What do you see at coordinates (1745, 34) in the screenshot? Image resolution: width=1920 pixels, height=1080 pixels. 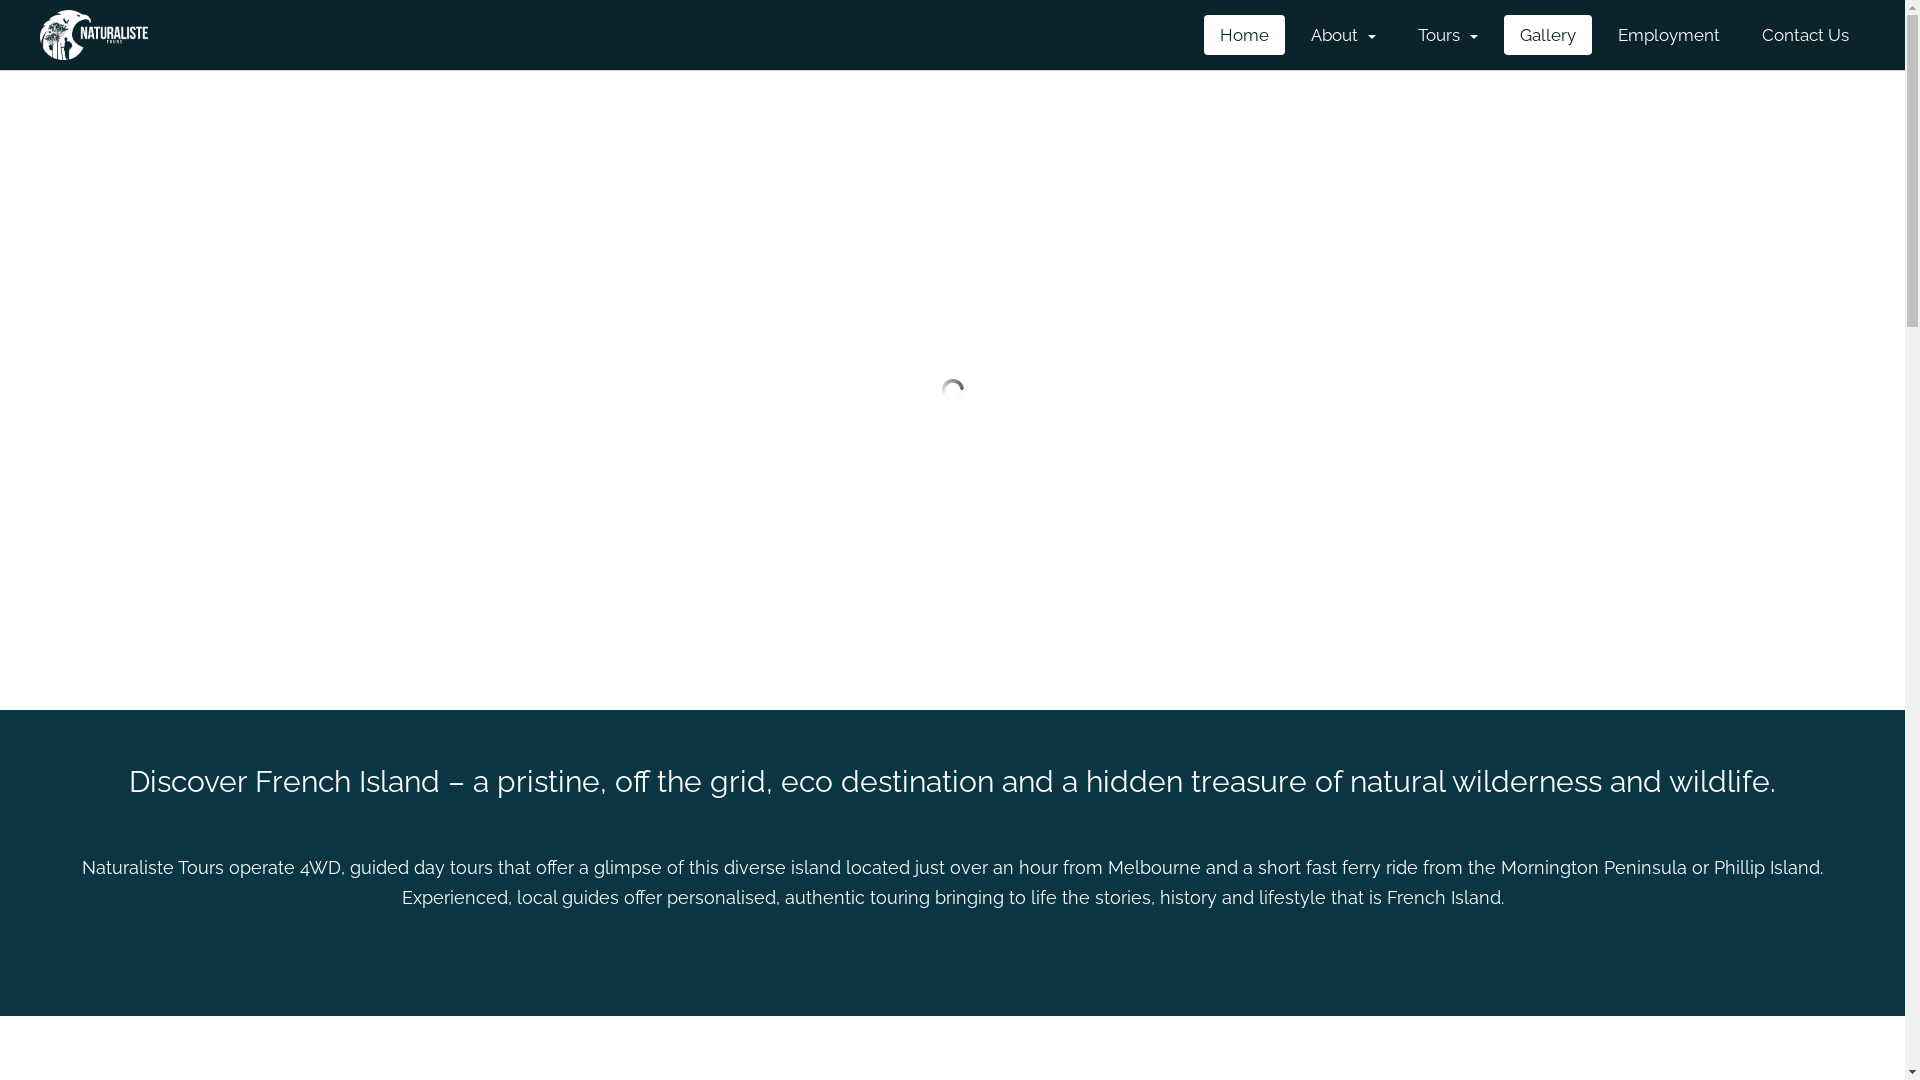 I see `'Contact Us'` at bounding box center [1745, 34].